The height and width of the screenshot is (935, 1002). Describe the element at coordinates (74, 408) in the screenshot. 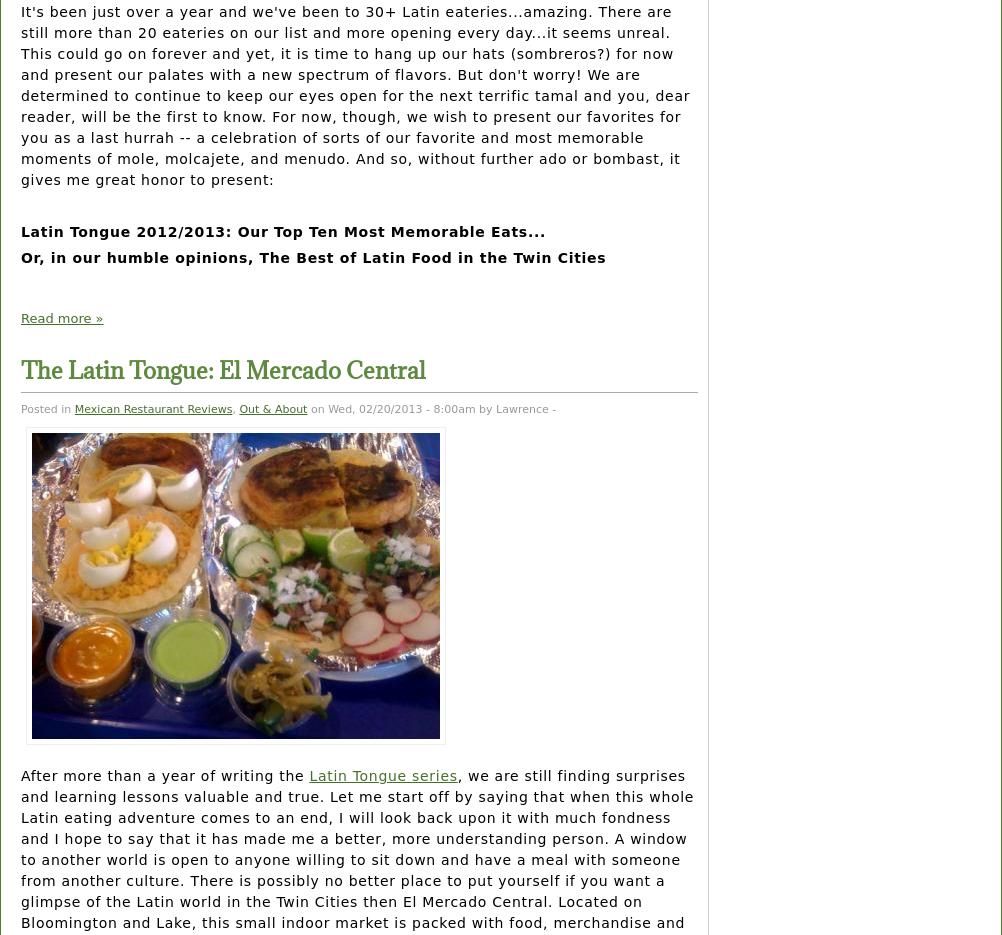

I see `'Mexican Restaurant Reviews'` at that location.